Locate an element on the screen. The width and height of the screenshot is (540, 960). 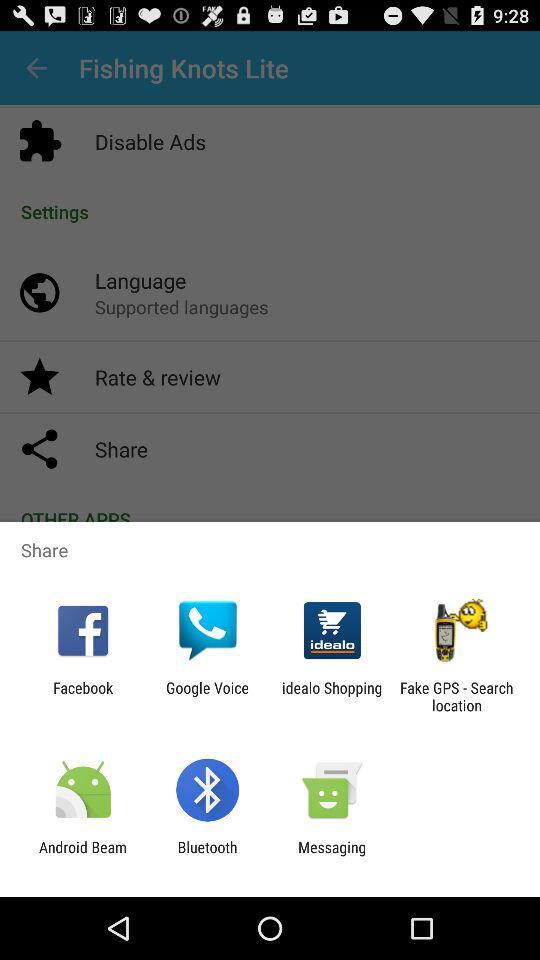
icon next to bluetooth app is located at coordinates (82, 855).